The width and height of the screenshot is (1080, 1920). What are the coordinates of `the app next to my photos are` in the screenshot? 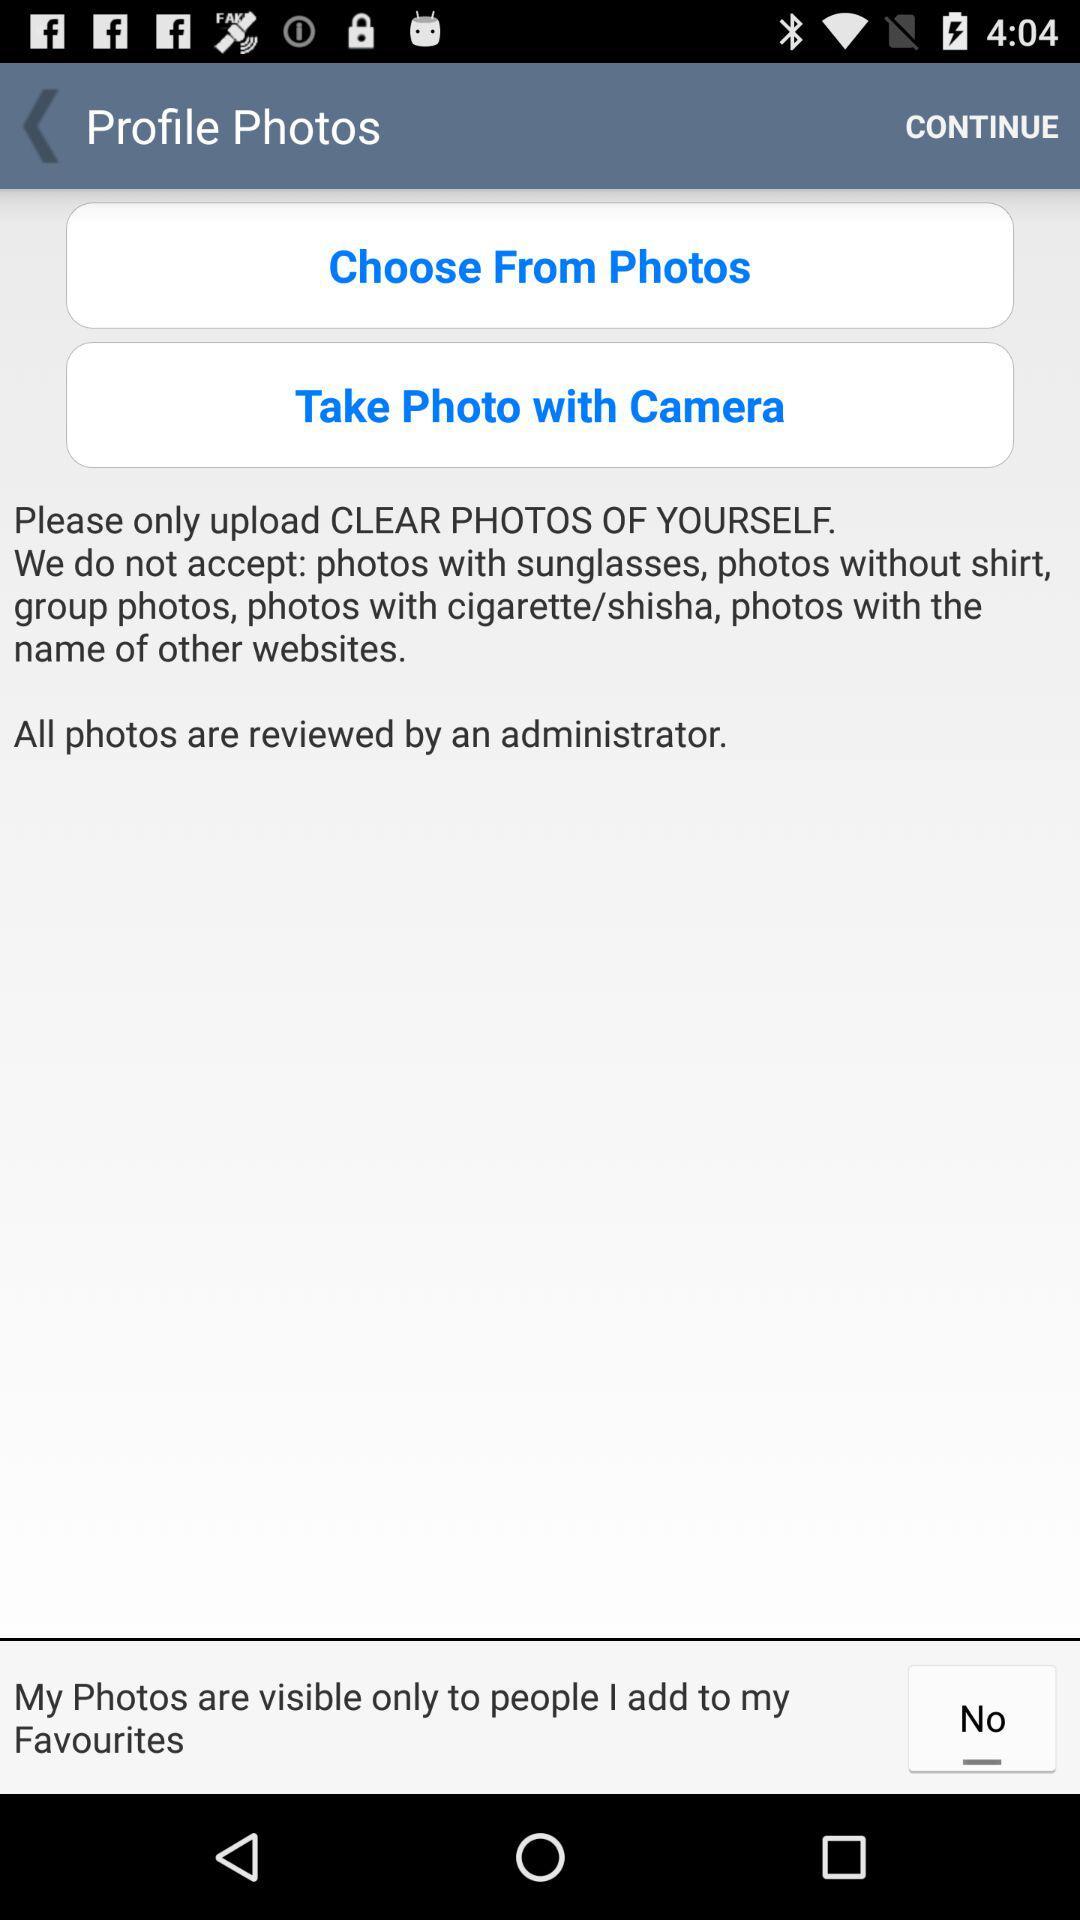 It's located at (981, 1716).